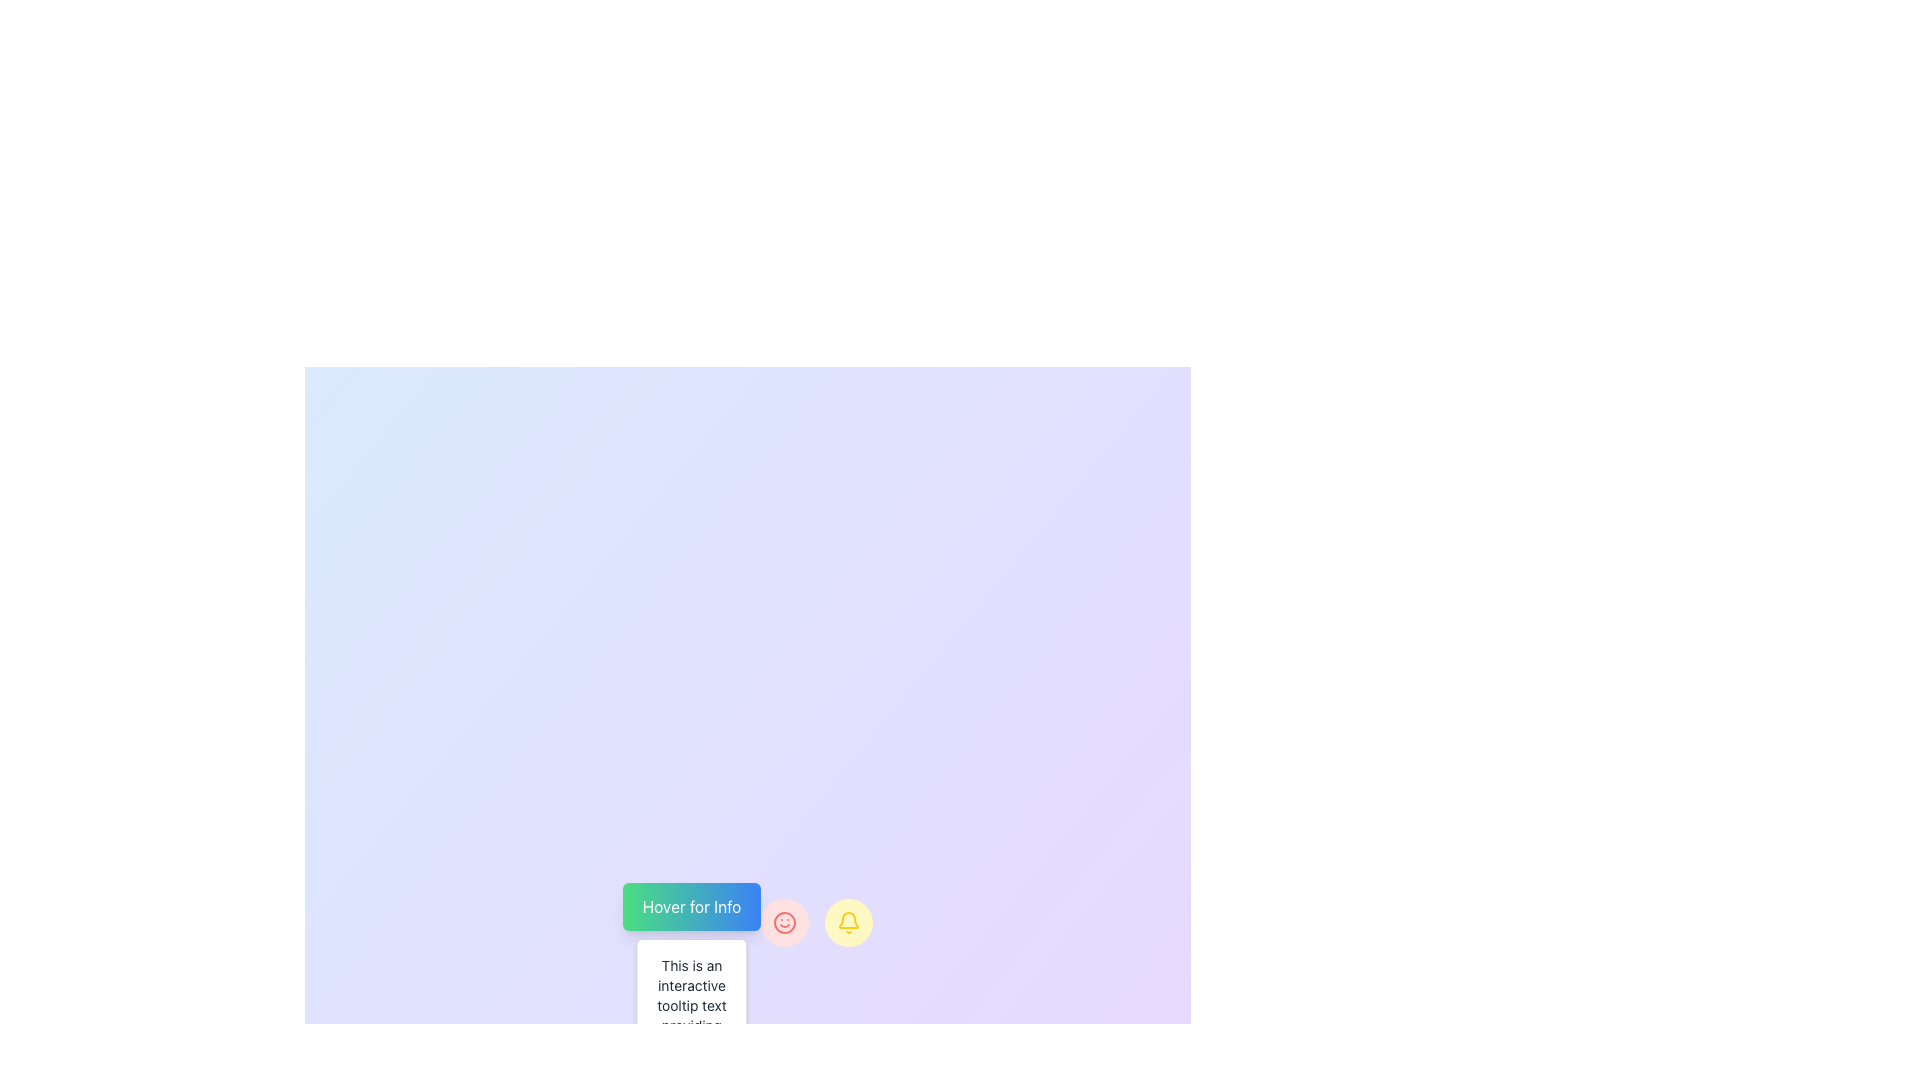 The width and height of the screenshot is (1920, 1080). Describe the element at coordinates (784, 922) in the screenshot. I see `the red circular icon button with a smiley face design` at that location.